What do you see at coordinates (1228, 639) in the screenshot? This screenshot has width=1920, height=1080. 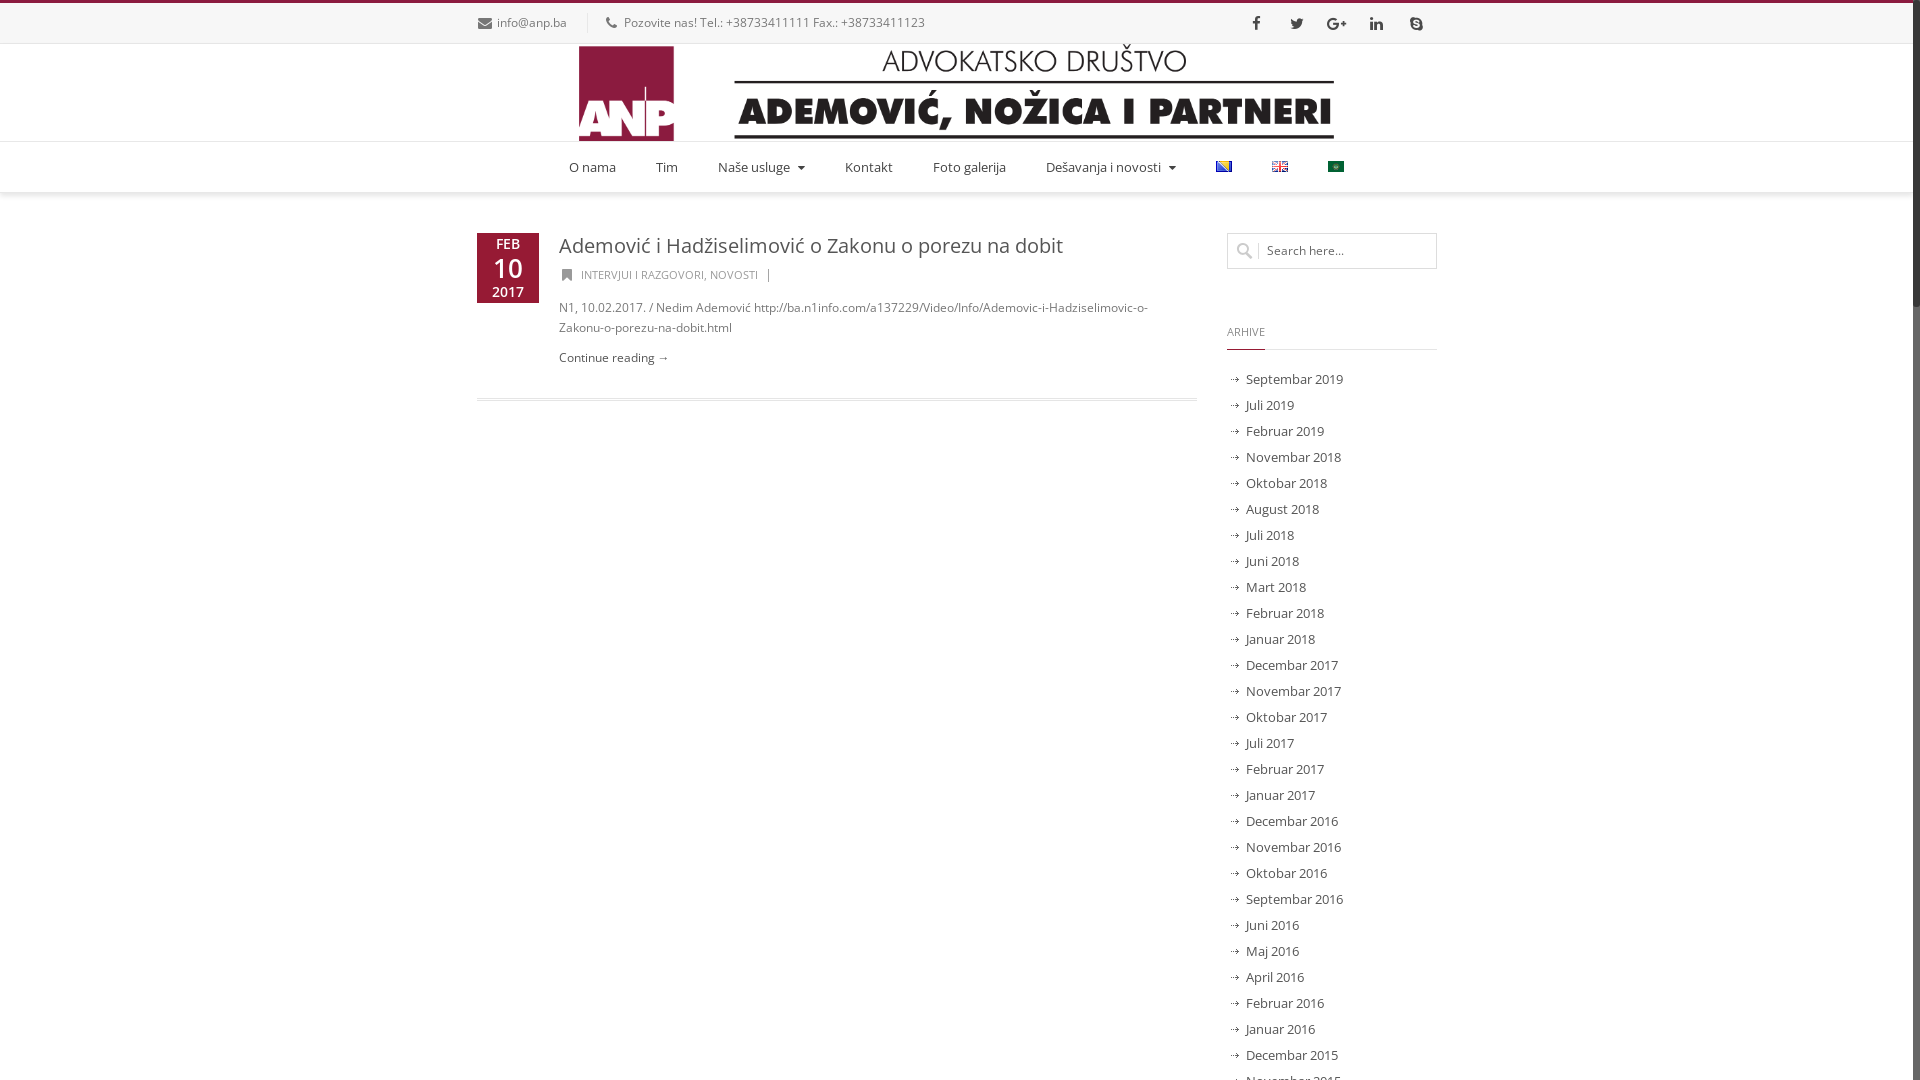 I see `'Januar 2018'` at bounding box center [1228, 639].